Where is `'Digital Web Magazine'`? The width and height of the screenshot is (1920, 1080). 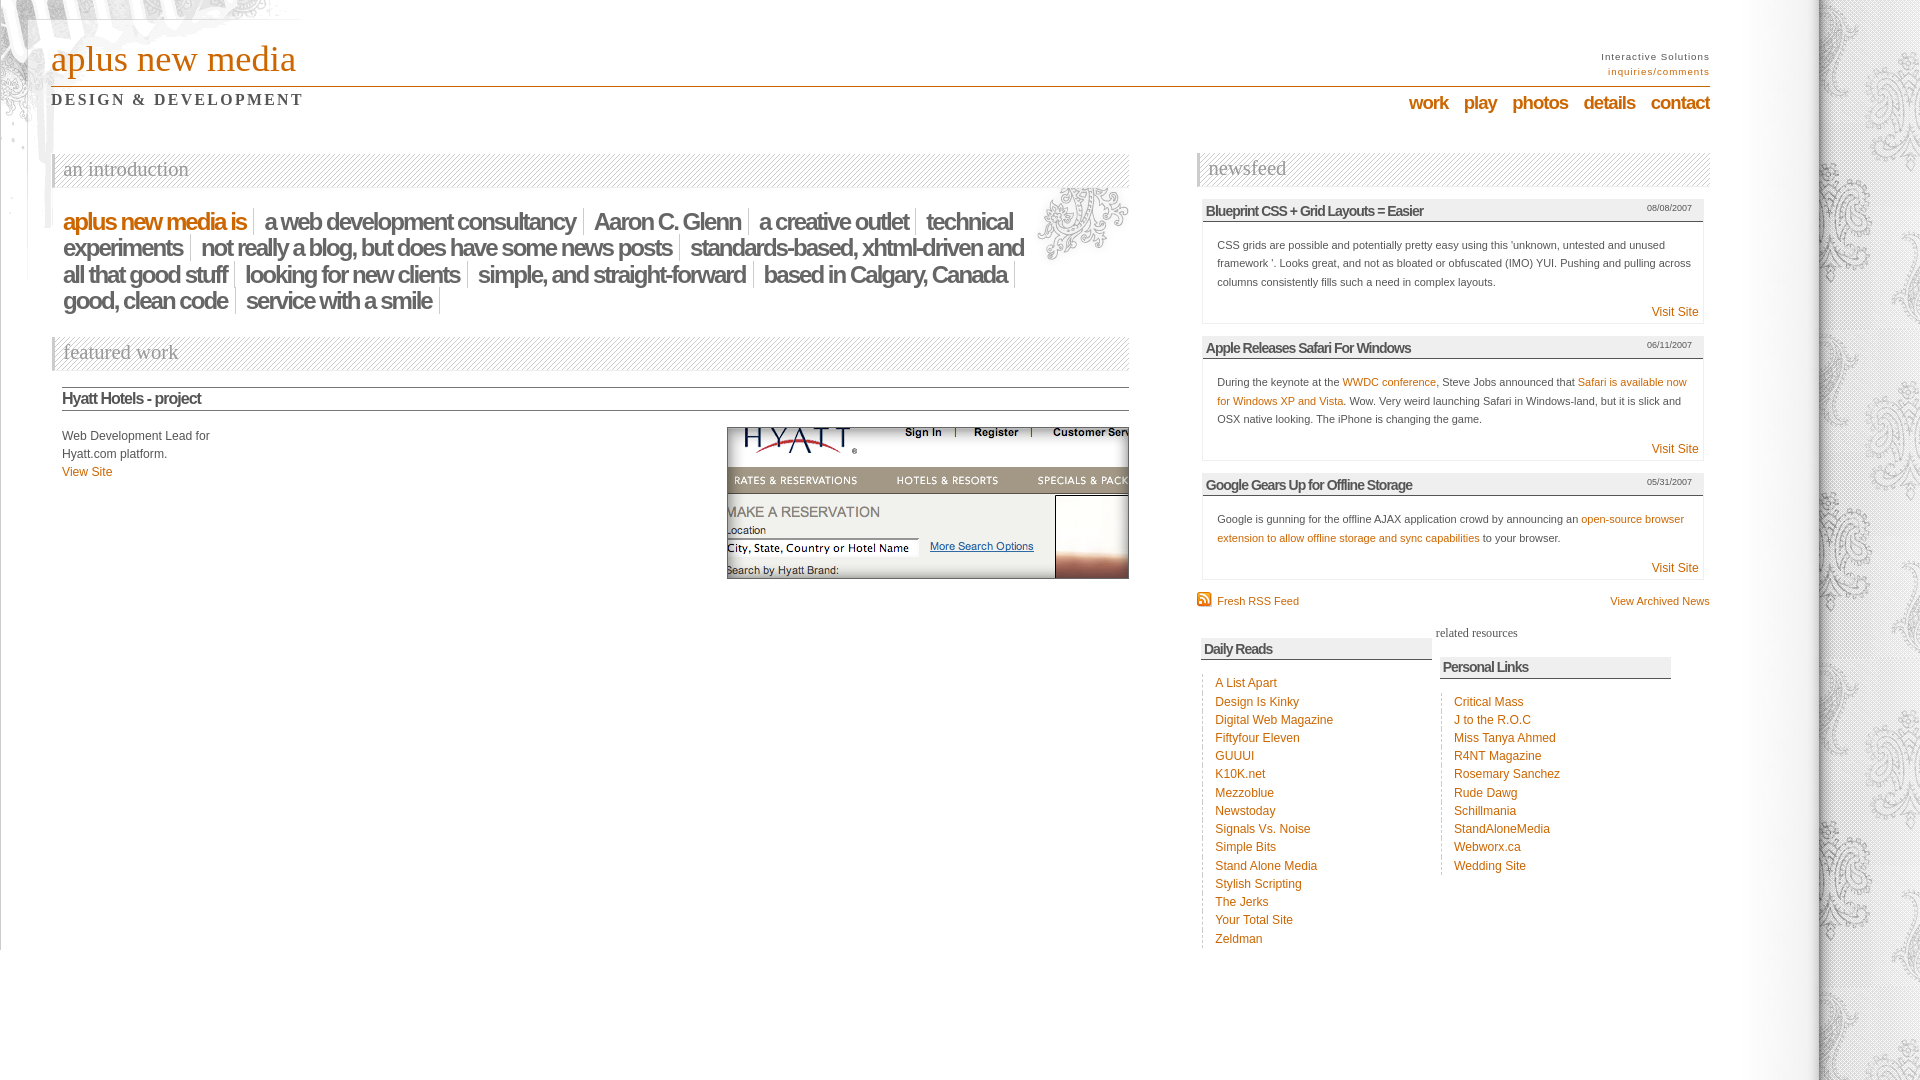 'Digital Web Magazine' is located at coordinates (1316, 720).